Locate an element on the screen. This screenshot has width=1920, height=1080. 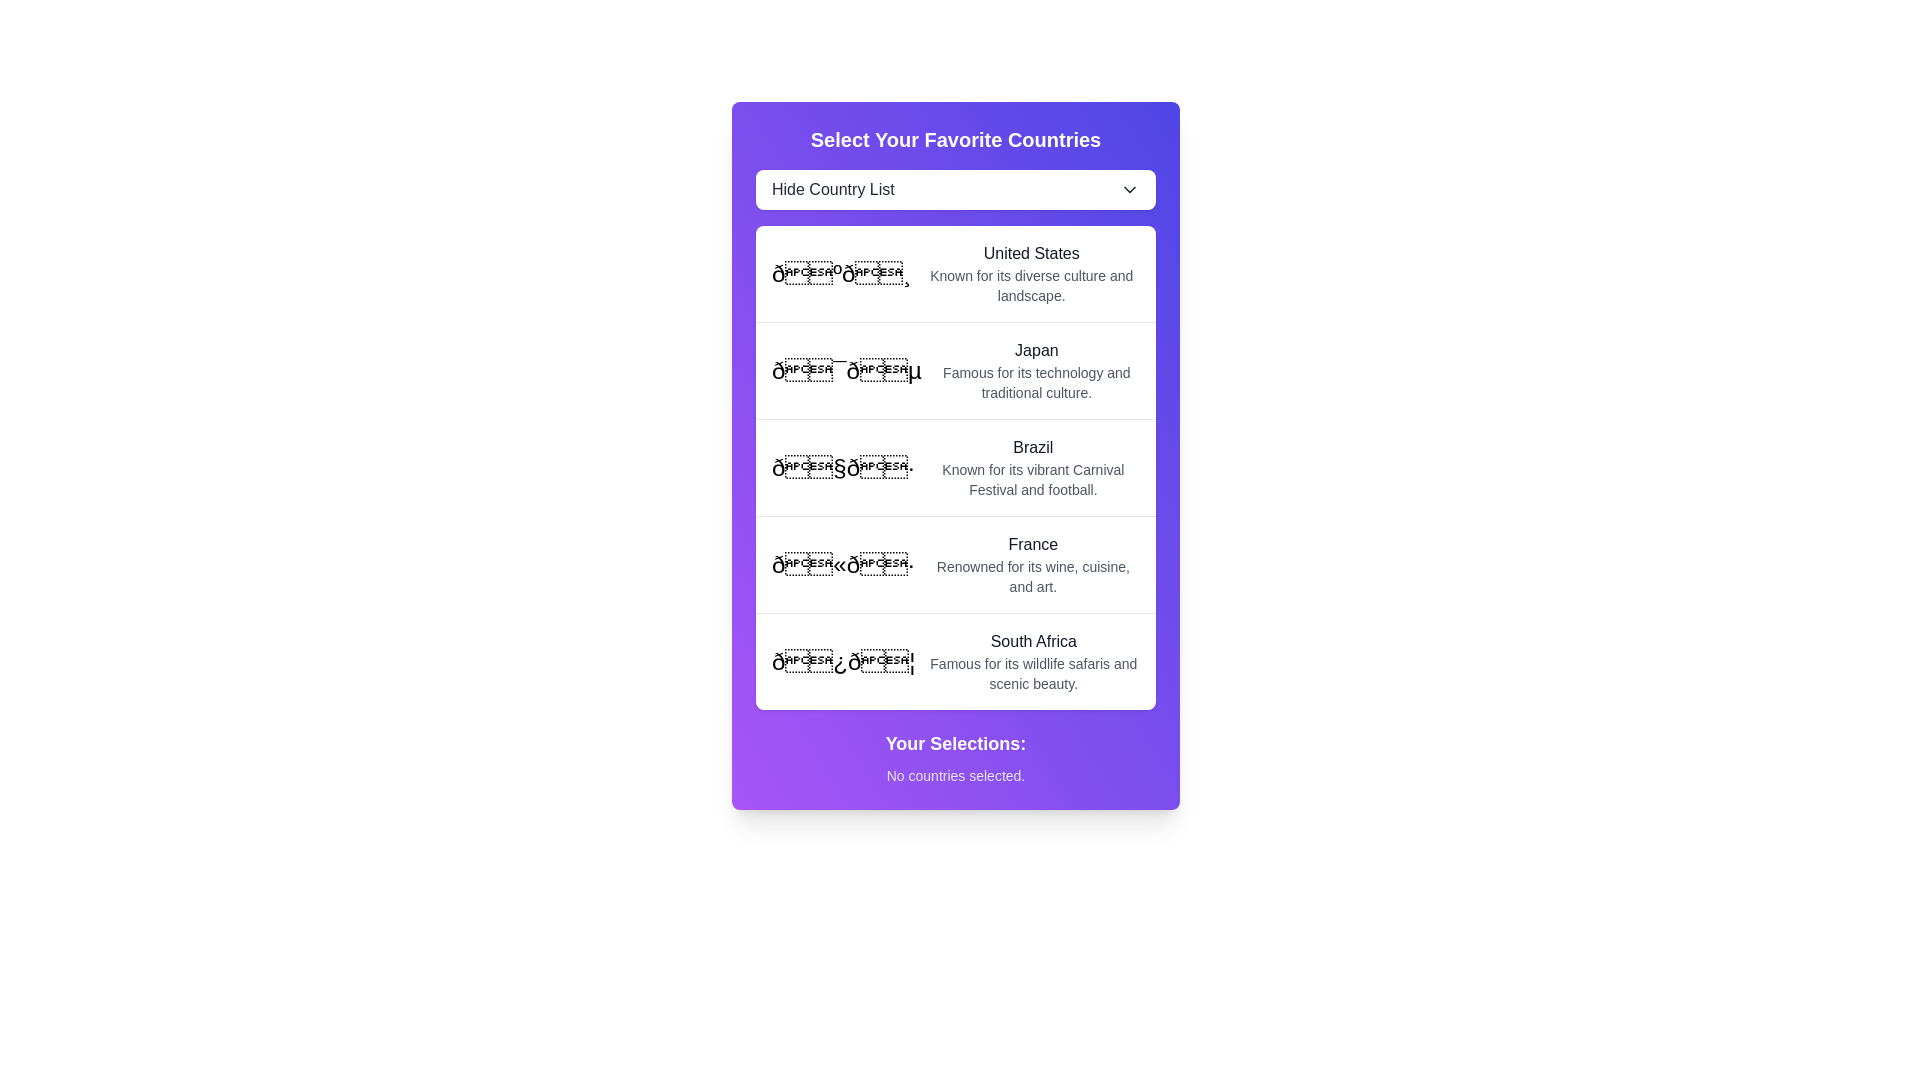
the Text Block that provides information about France, located in the fourth position of a vertically stacked list of country descriptions, to the right of a flag icon is located at coordinates (1033, 564).